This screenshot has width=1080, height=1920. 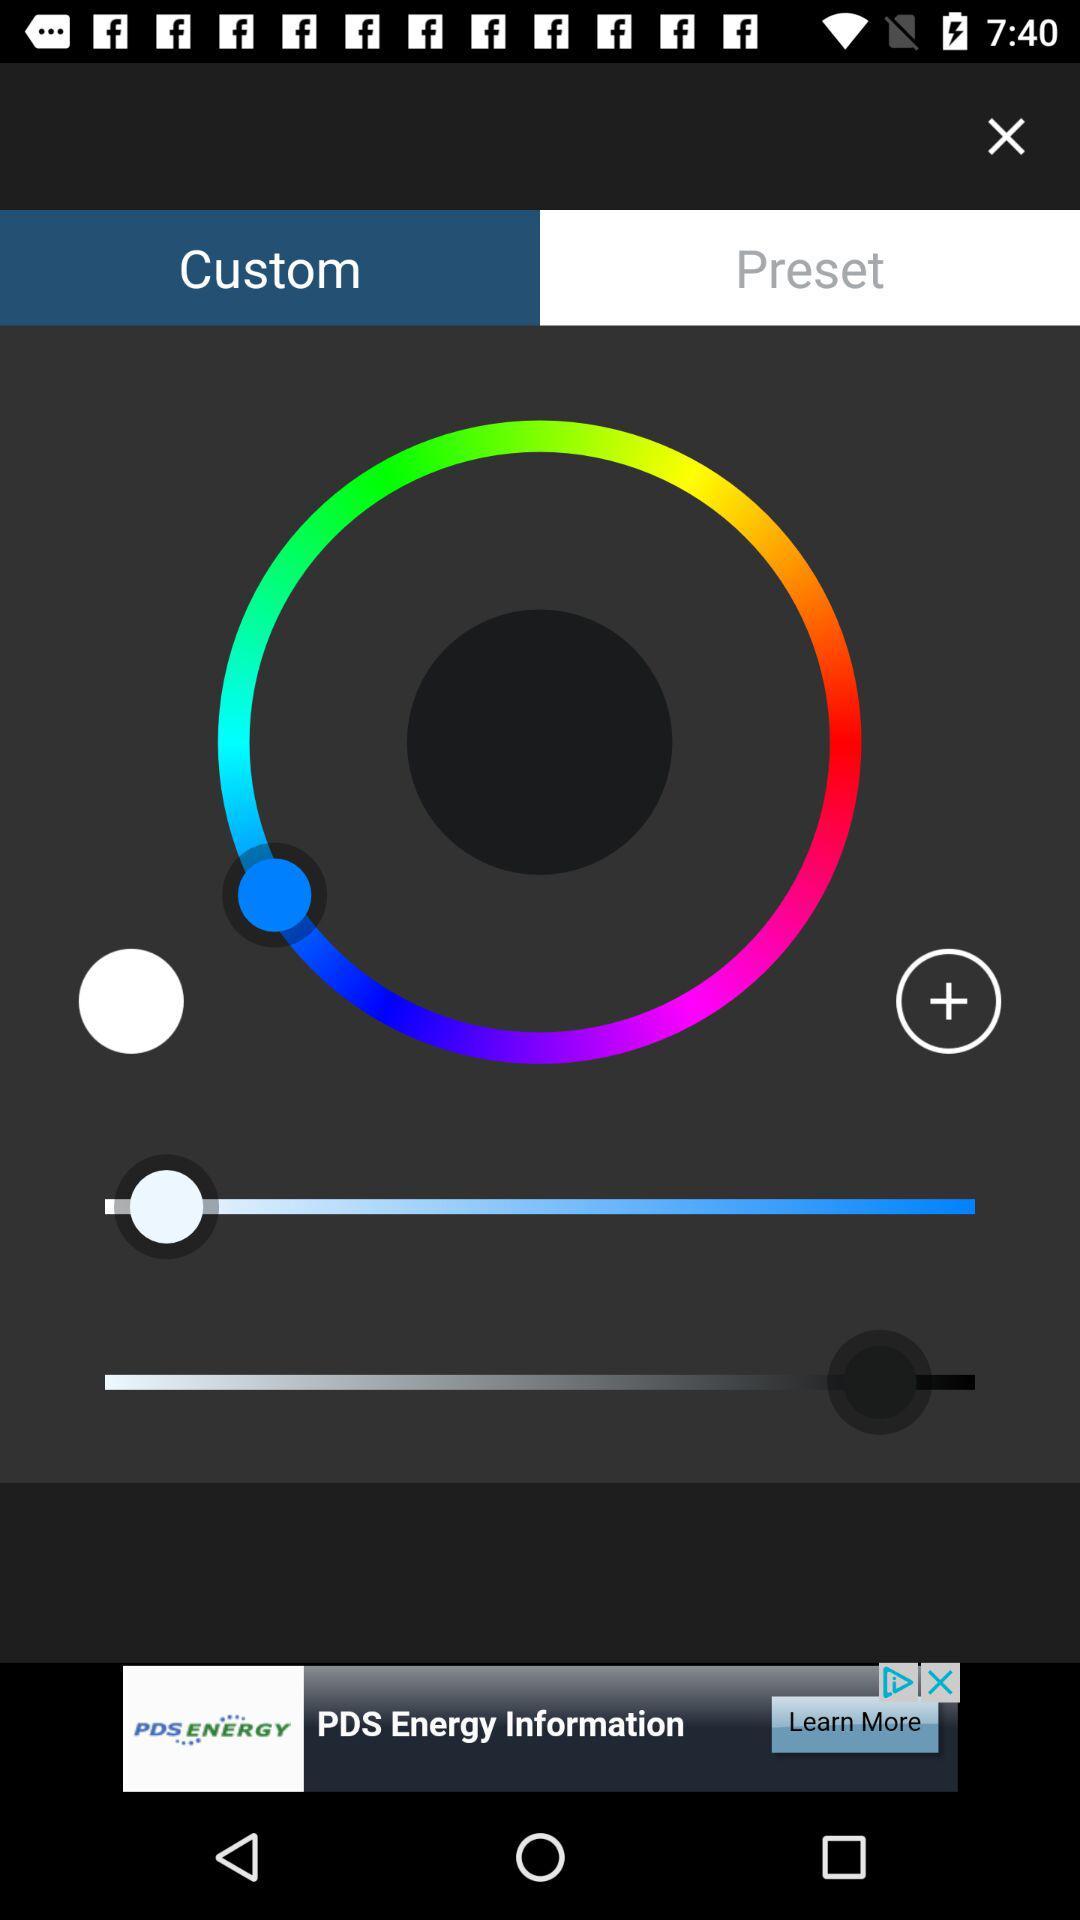 I want to click on lean more option, so click(x=540, y=1727).